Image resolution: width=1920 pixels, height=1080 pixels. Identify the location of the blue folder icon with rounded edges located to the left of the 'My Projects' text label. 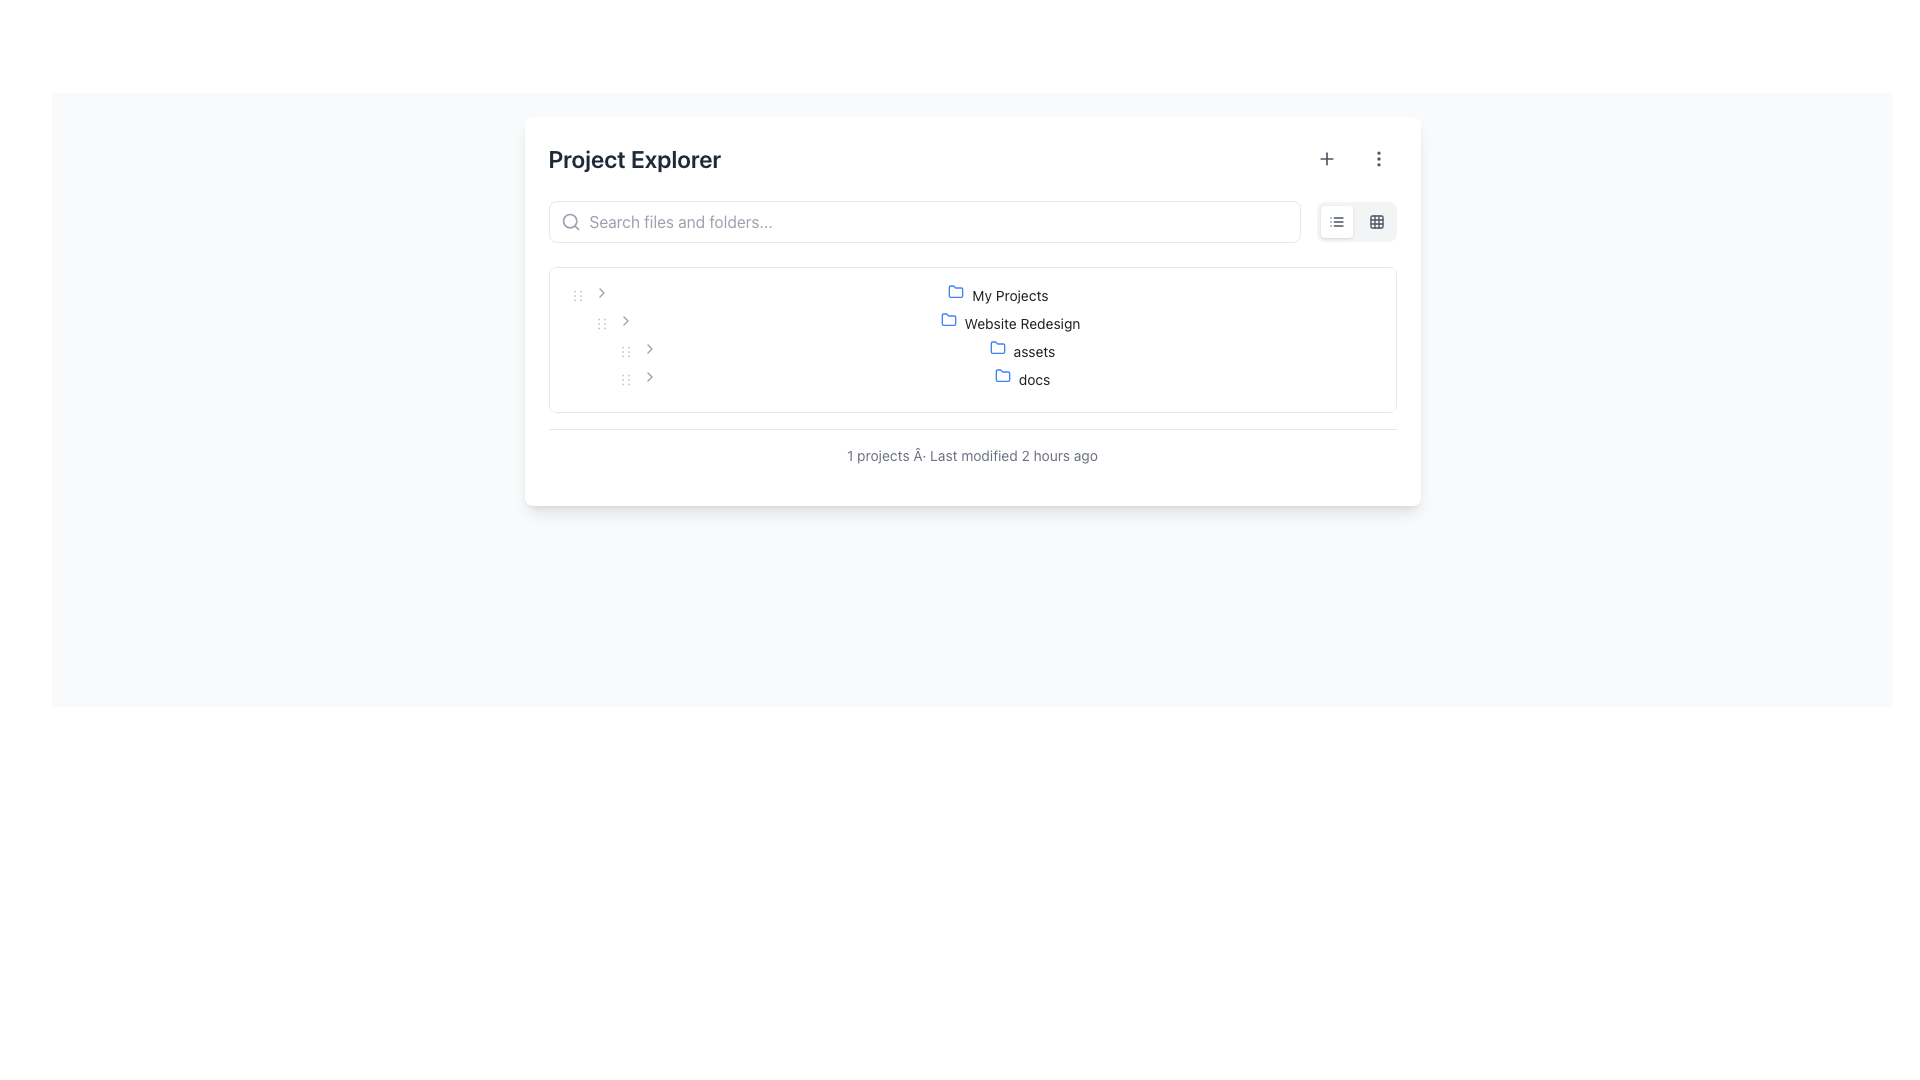
(955, 291).